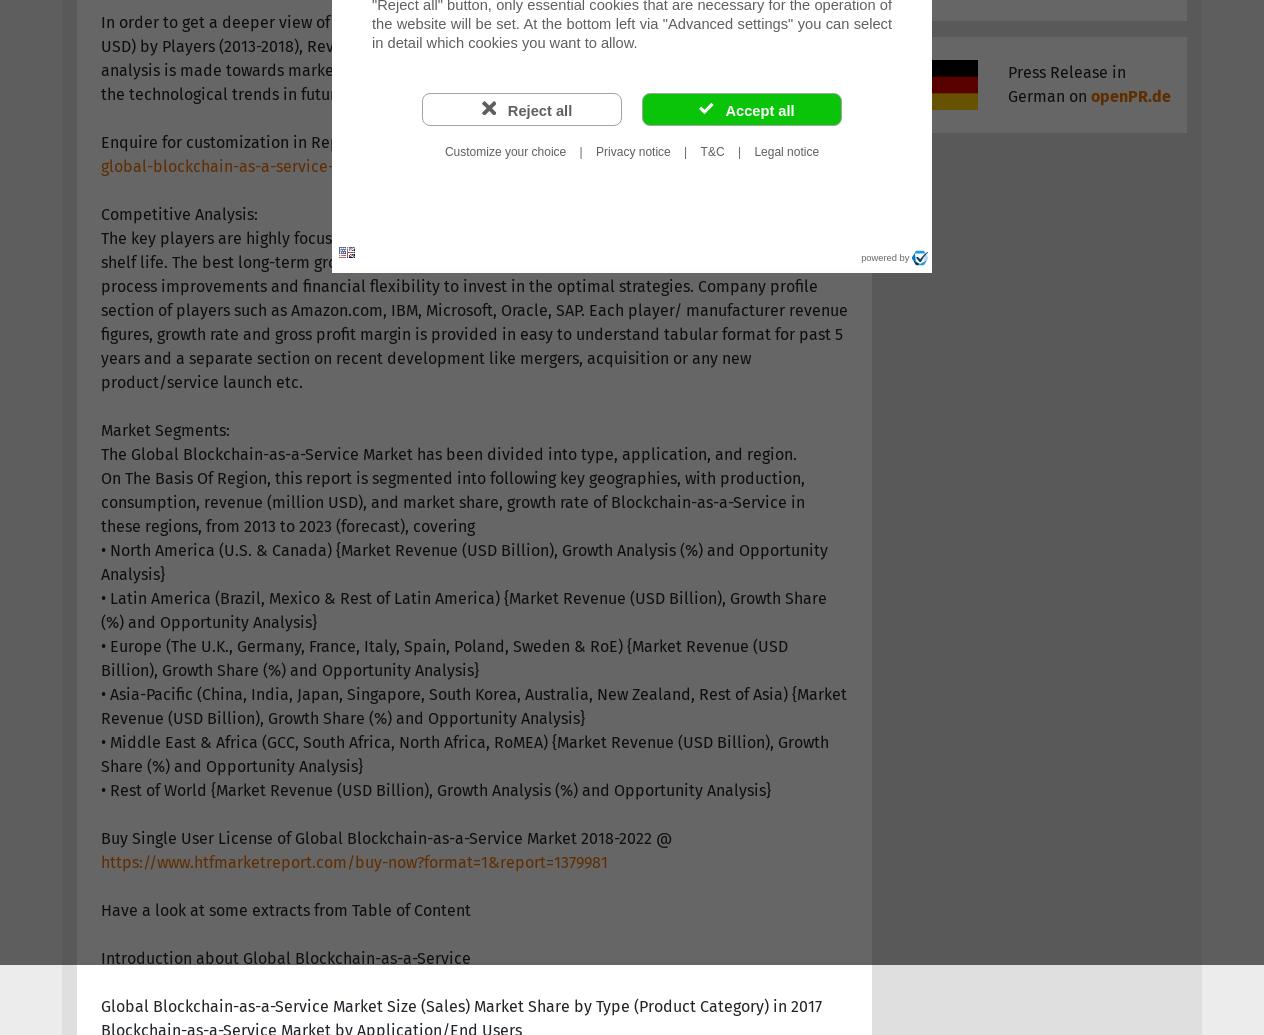 Image resolution: width=1264 pixels, height=1035 pixels. What do you see at coordinates (1065, 84) in the screenshot?
I see `'Press Release in German on'` at bounding box center [1065, 84].